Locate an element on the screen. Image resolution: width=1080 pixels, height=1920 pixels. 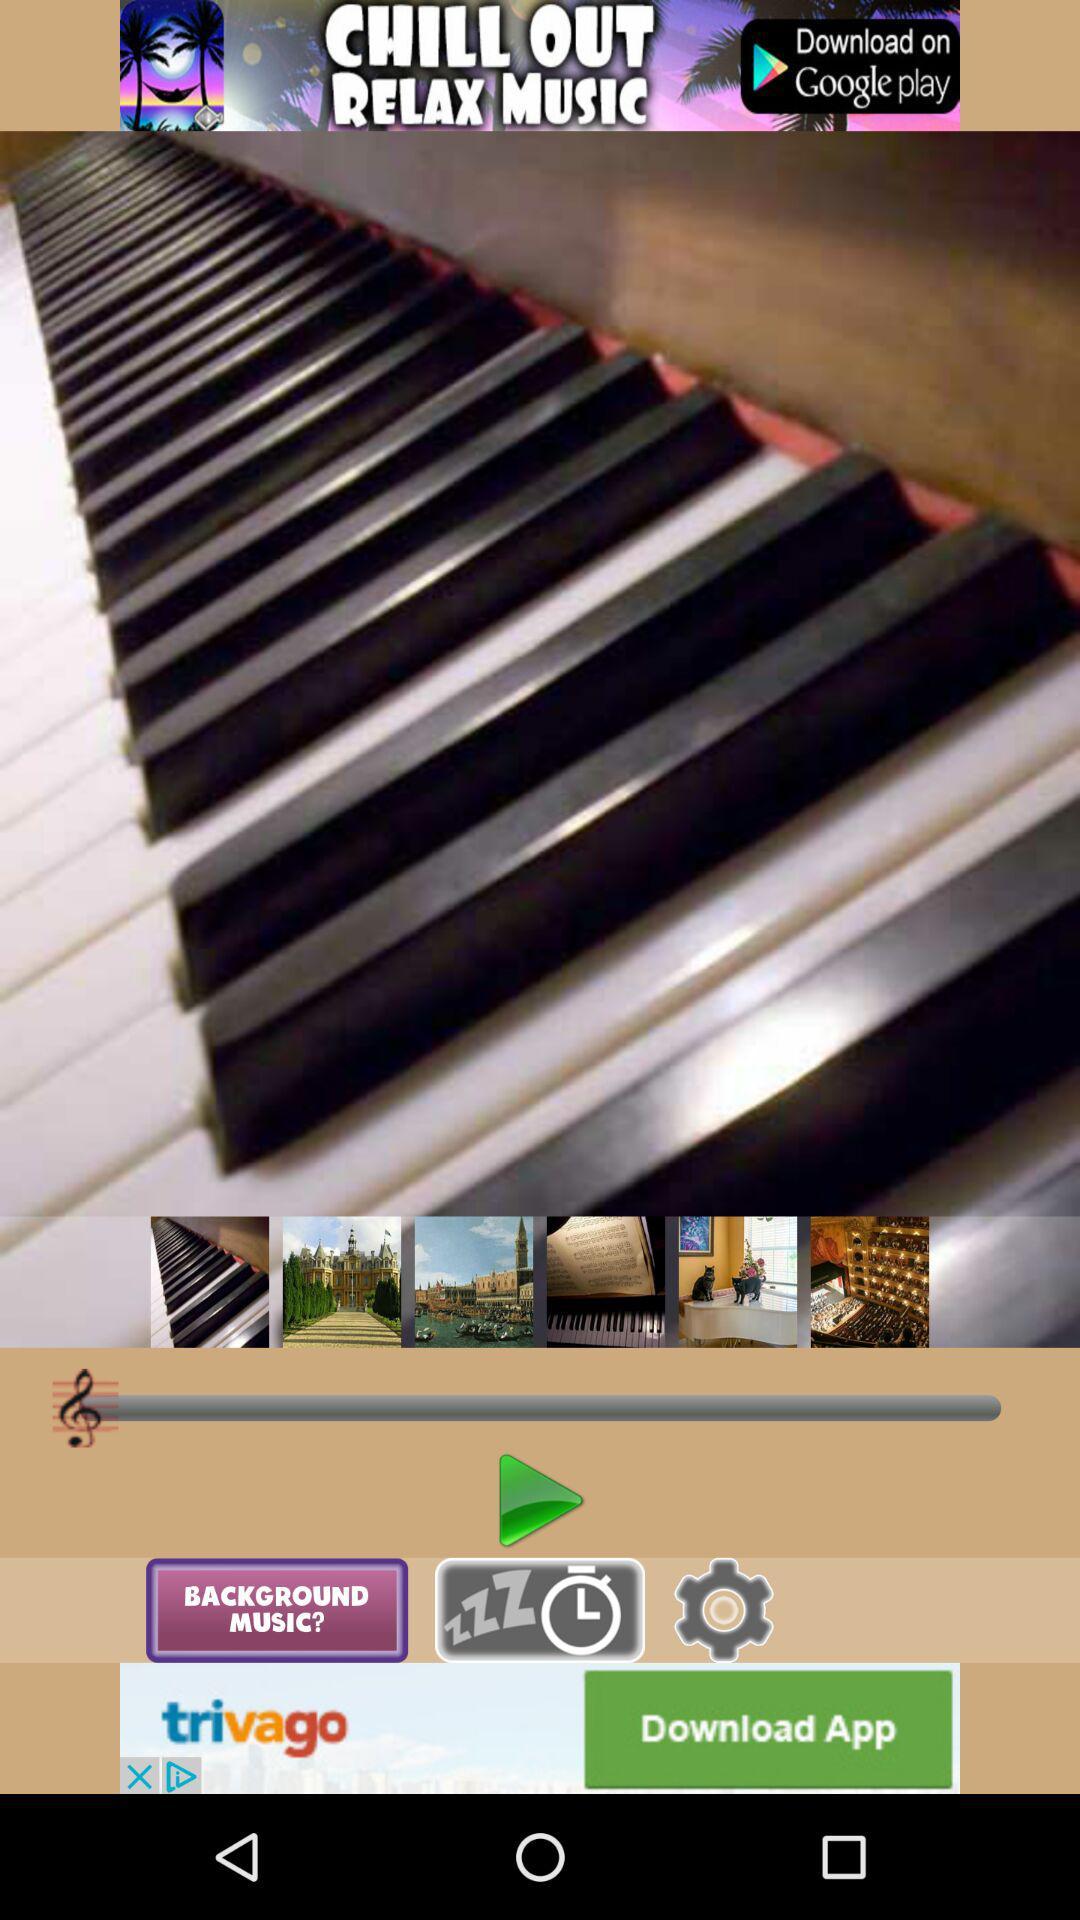
open advertisement is located at coordinates (540, 65).